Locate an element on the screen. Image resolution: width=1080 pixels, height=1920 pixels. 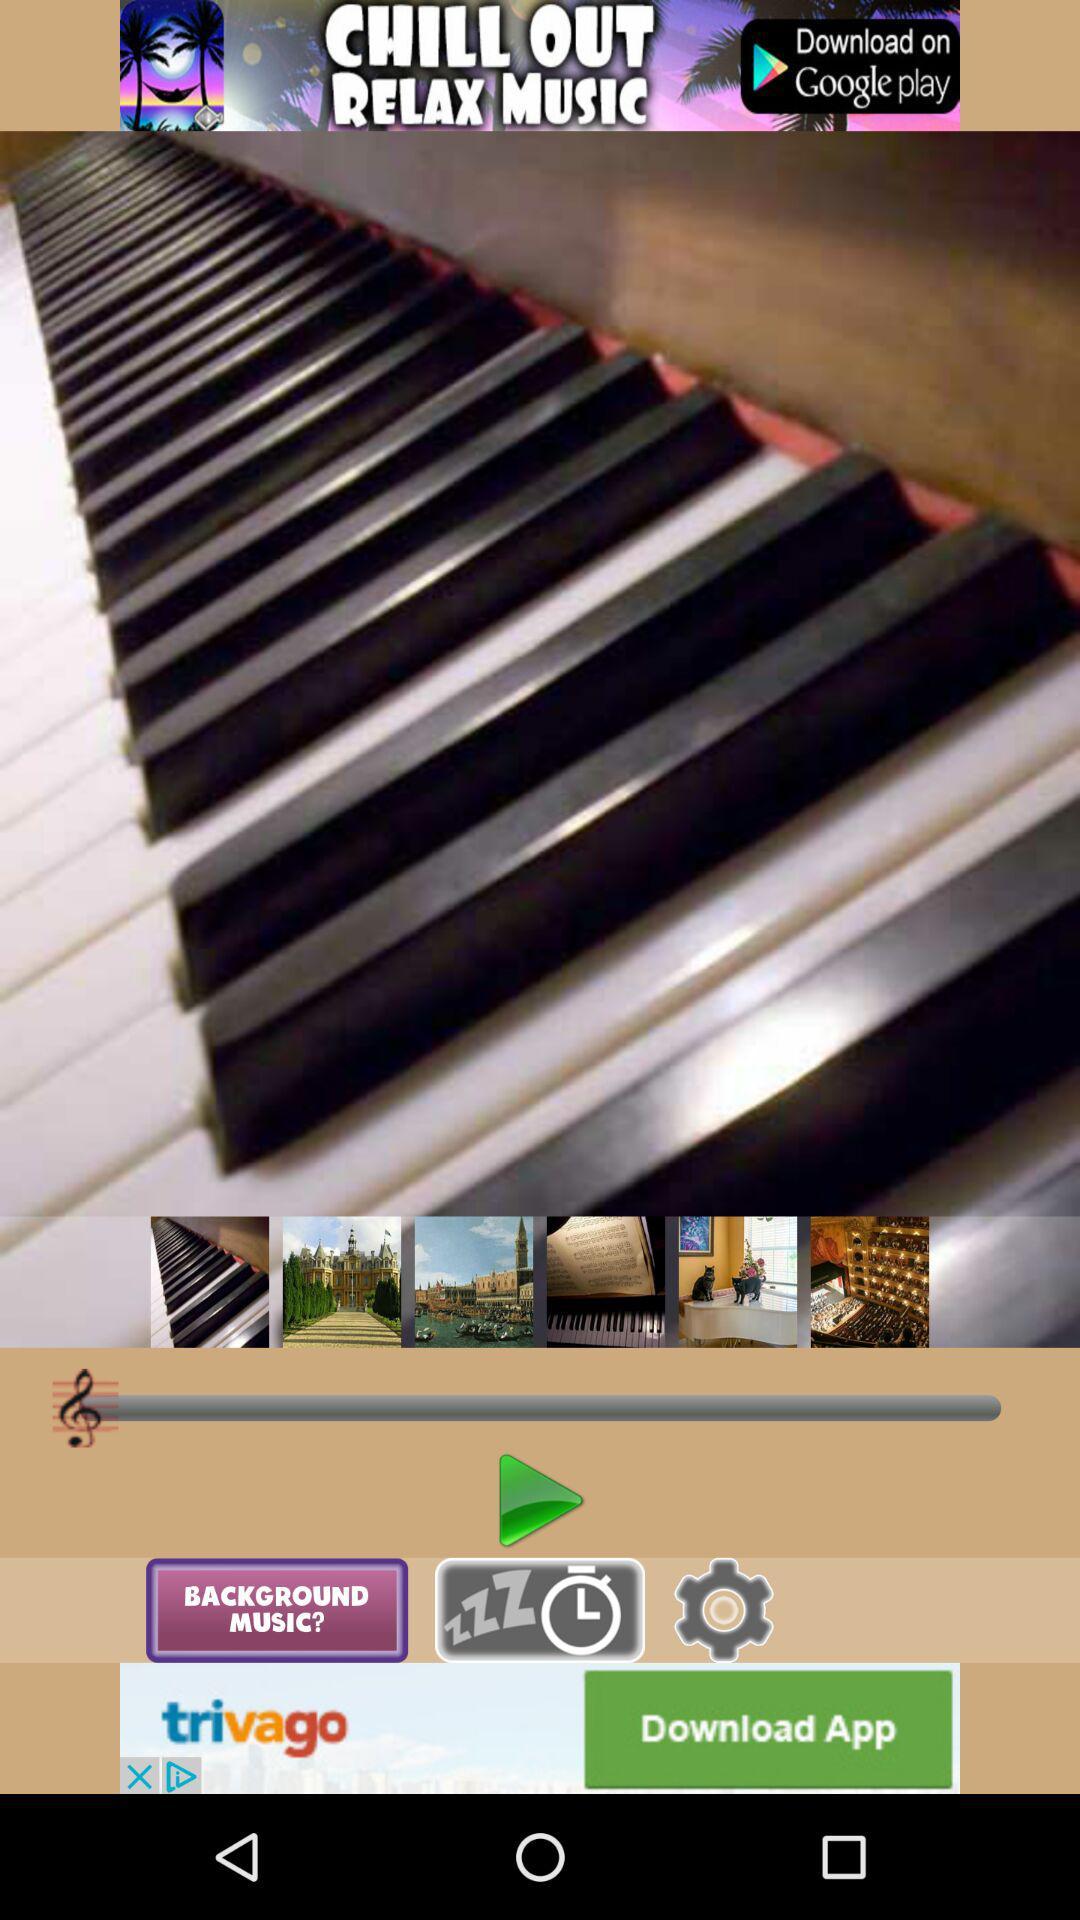
open advertisement is located at coordinates (540, 65).